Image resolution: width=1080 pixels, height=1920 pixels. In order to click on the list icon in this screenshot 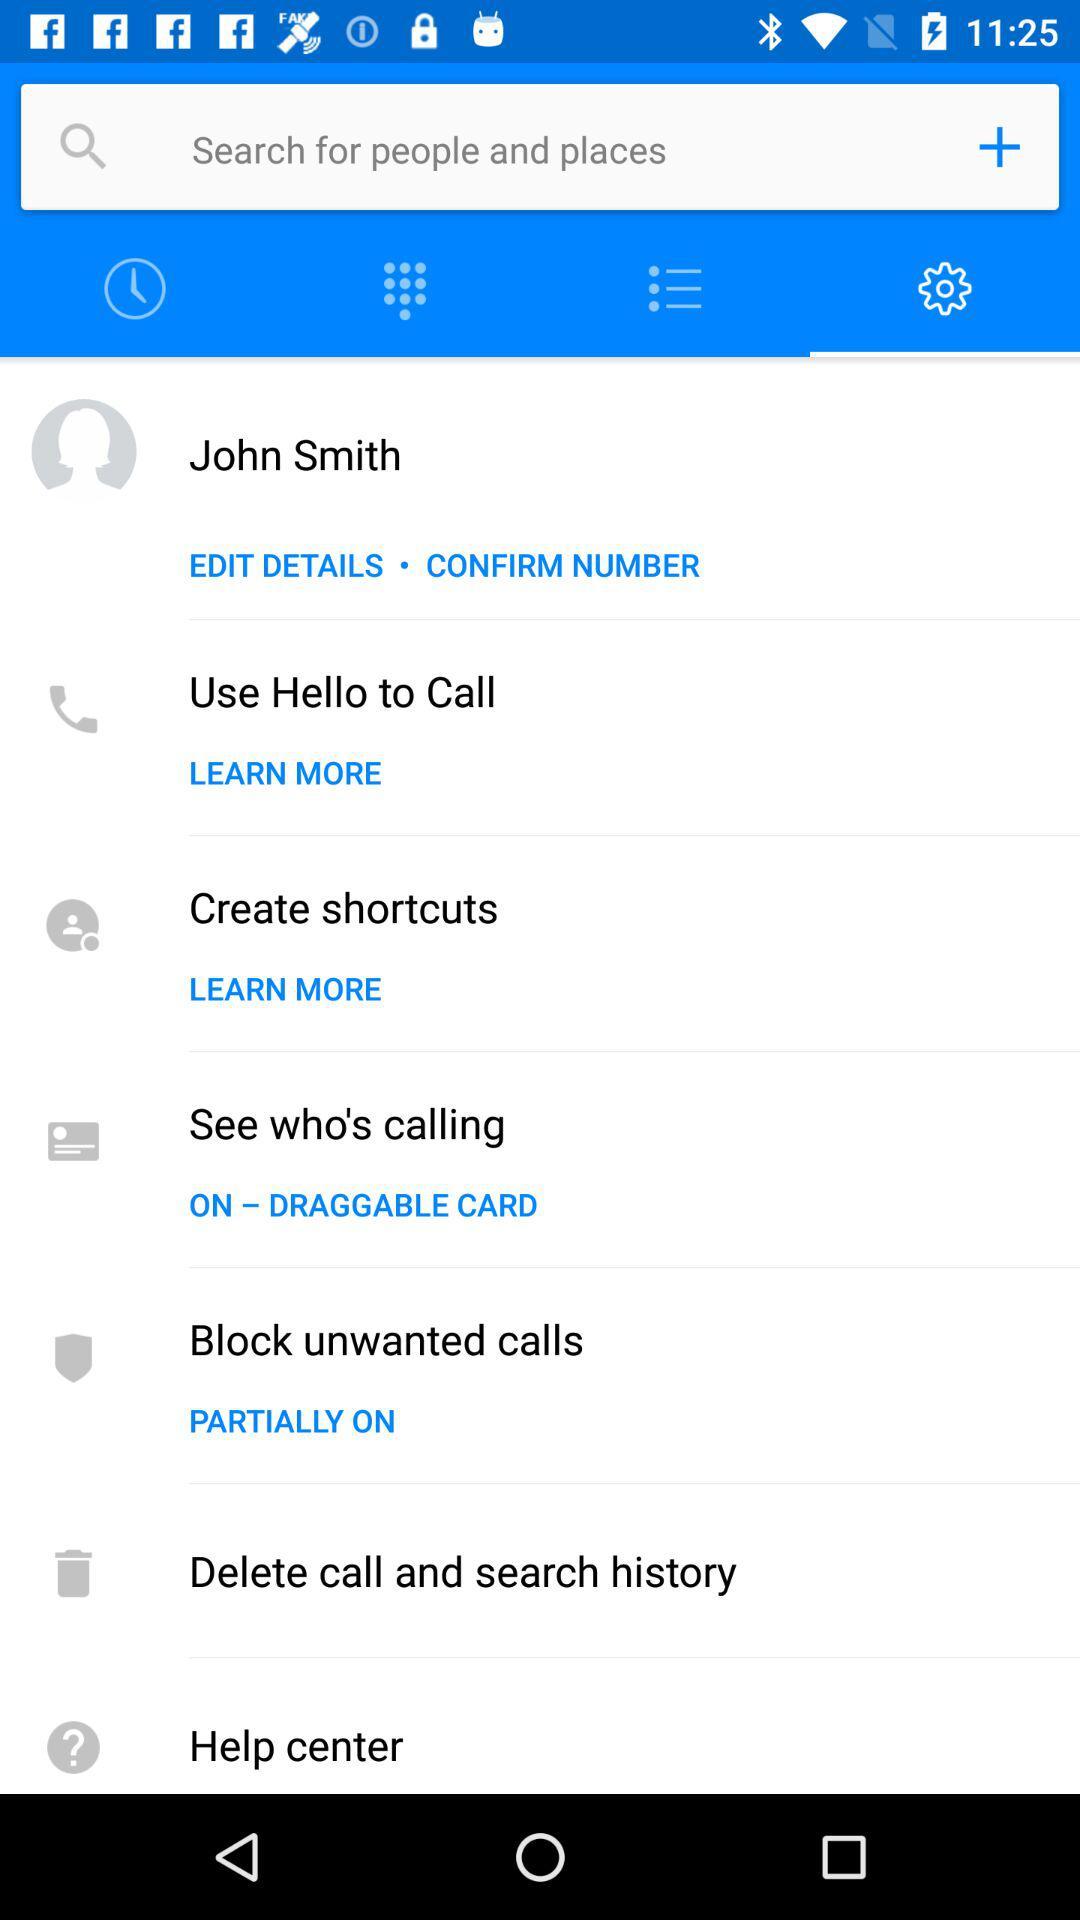, I will do `click(675, 288)`.